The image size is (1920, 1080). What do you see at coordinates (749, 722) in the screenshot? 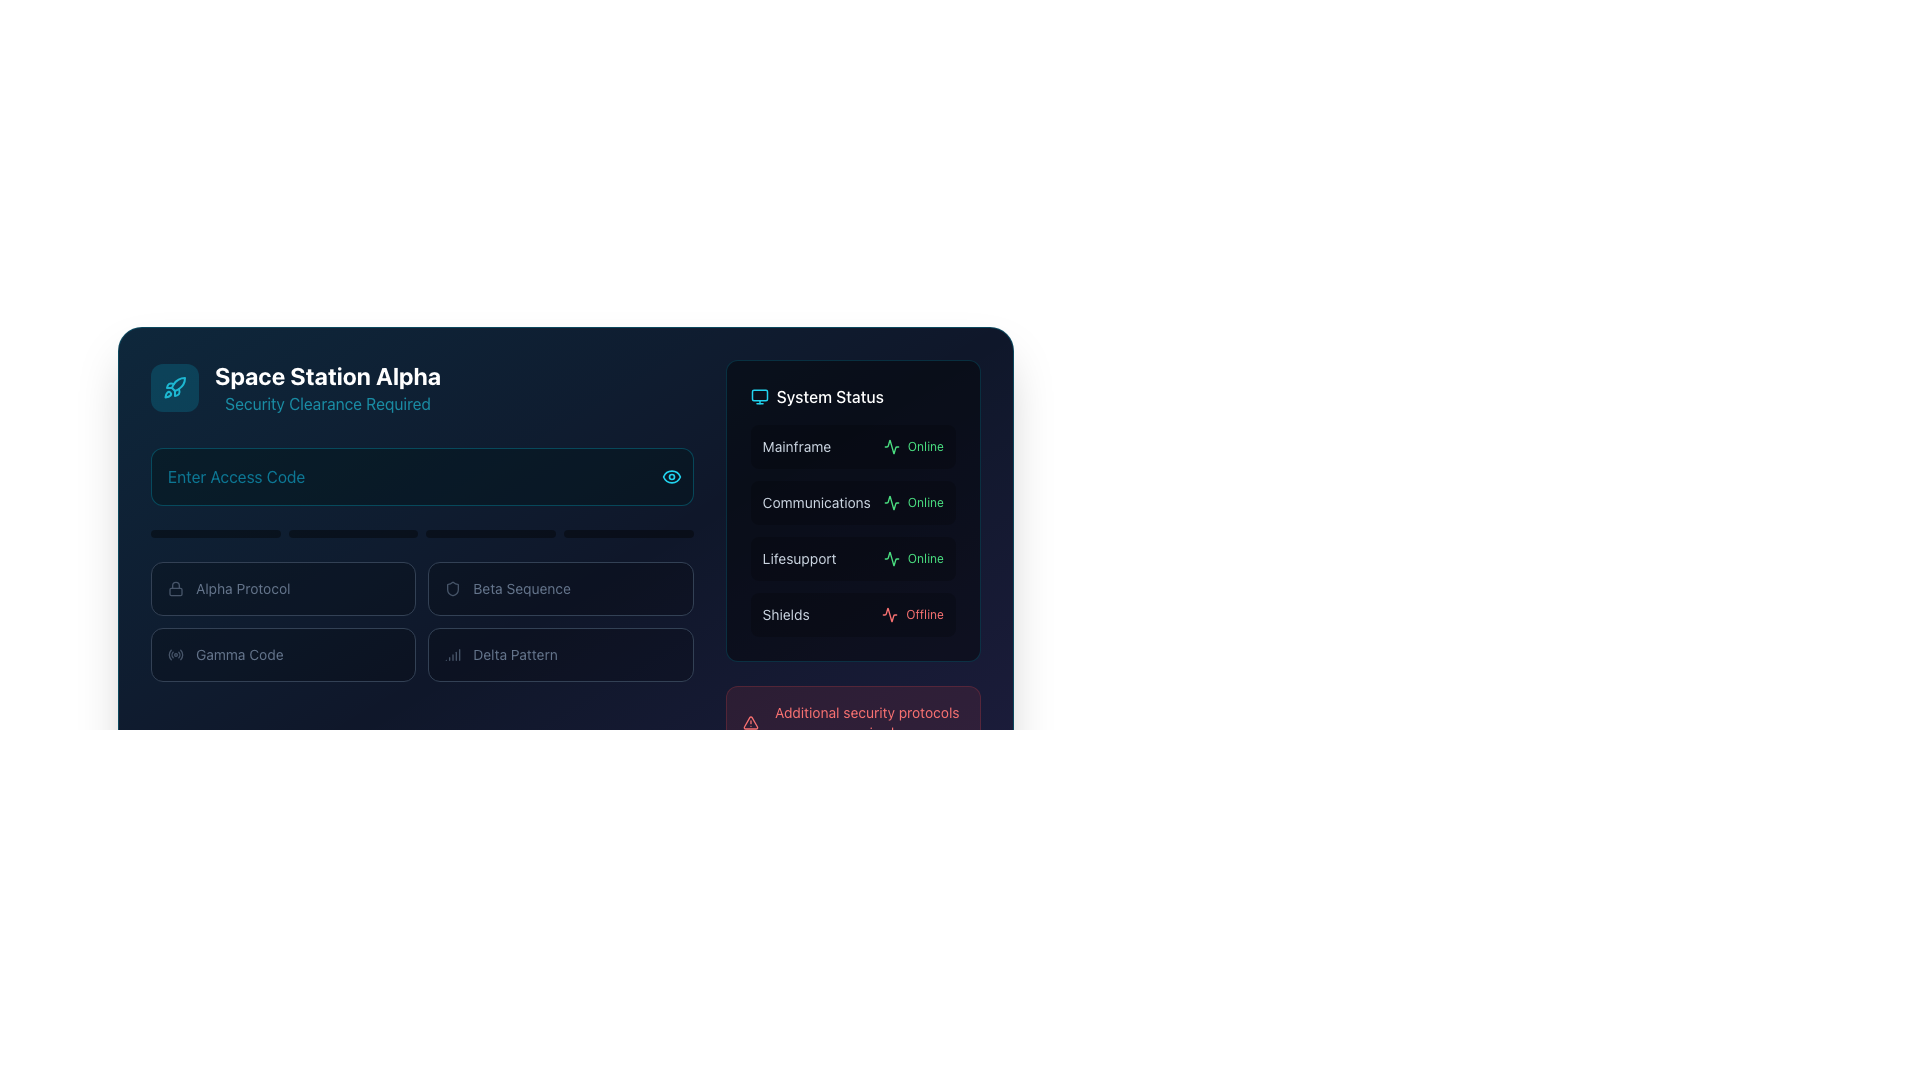
I see `the security warning icon located at the center of the alert message in the 'Additional security protocols' section, below the 'System Status' area` at bounding box center [749, 722].